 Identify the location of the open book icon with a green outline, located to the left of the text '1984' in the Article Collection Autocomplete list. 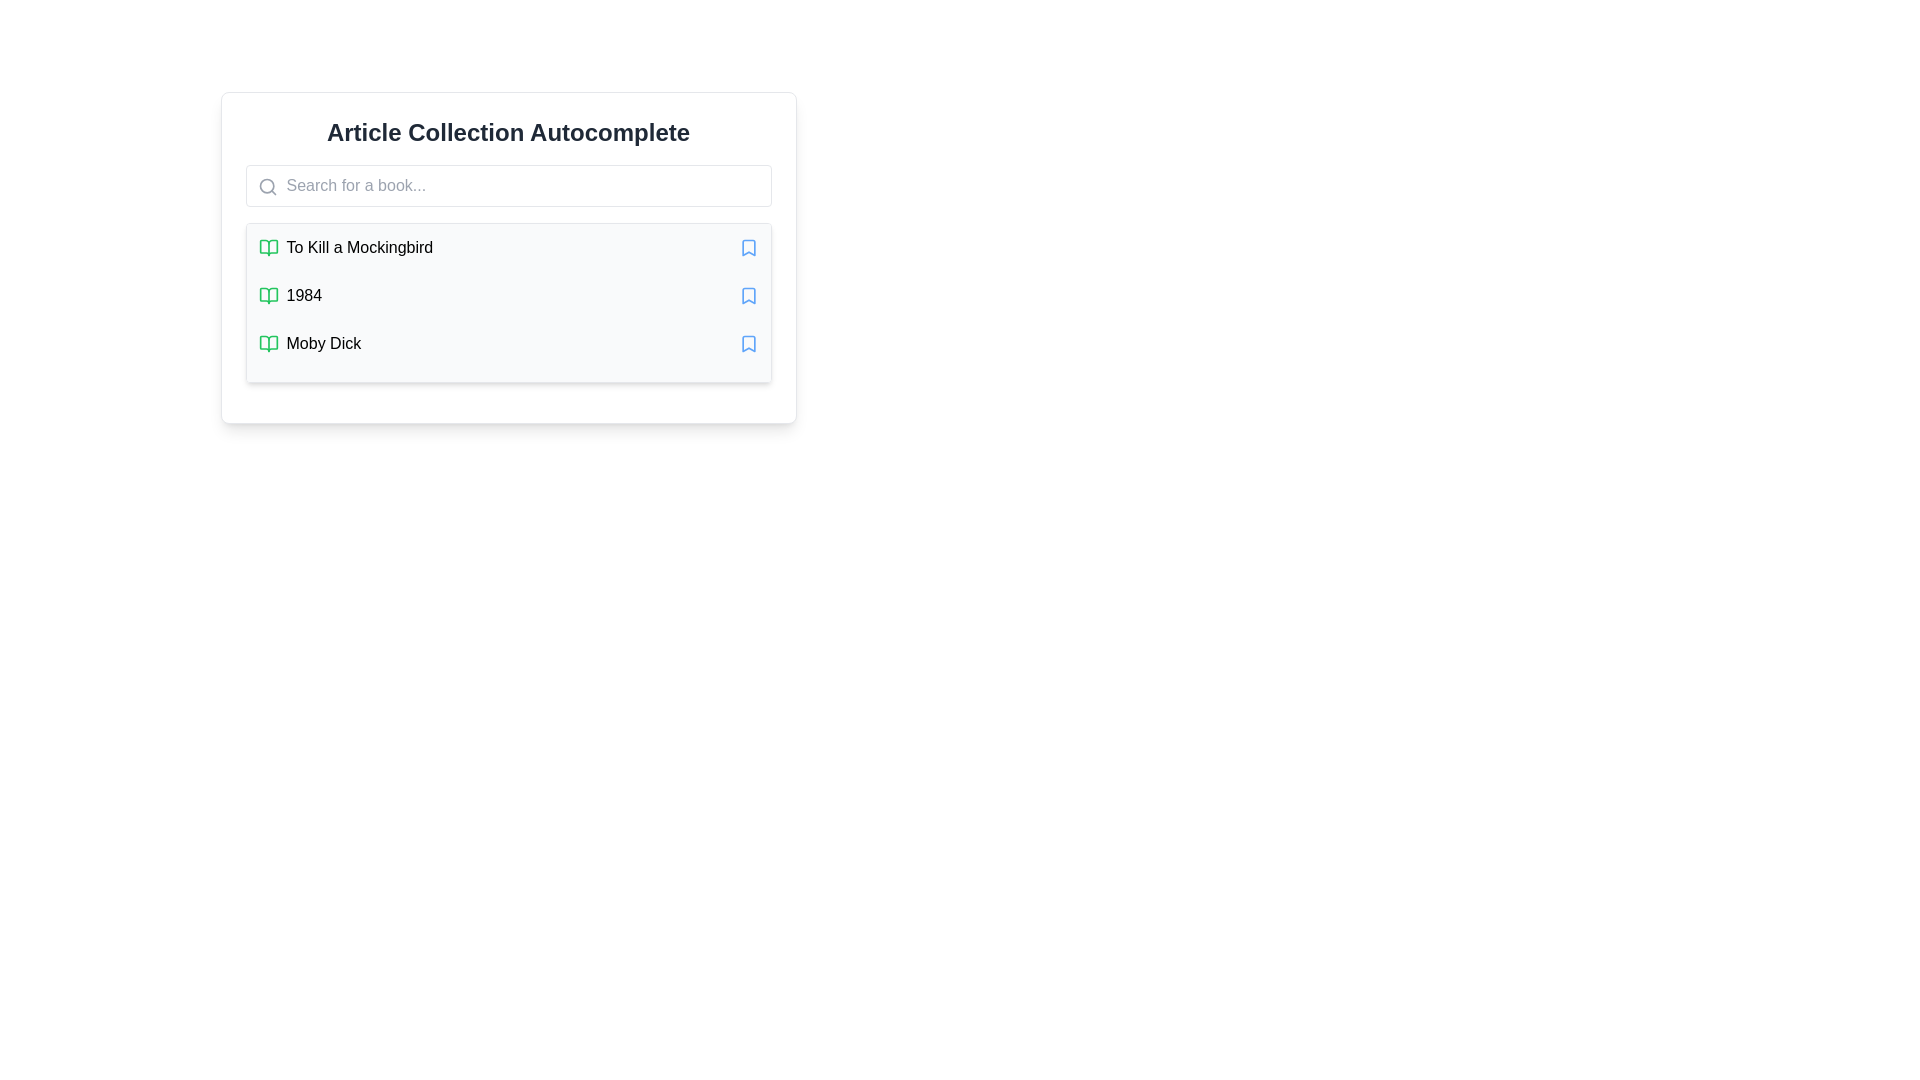
(267, 296).